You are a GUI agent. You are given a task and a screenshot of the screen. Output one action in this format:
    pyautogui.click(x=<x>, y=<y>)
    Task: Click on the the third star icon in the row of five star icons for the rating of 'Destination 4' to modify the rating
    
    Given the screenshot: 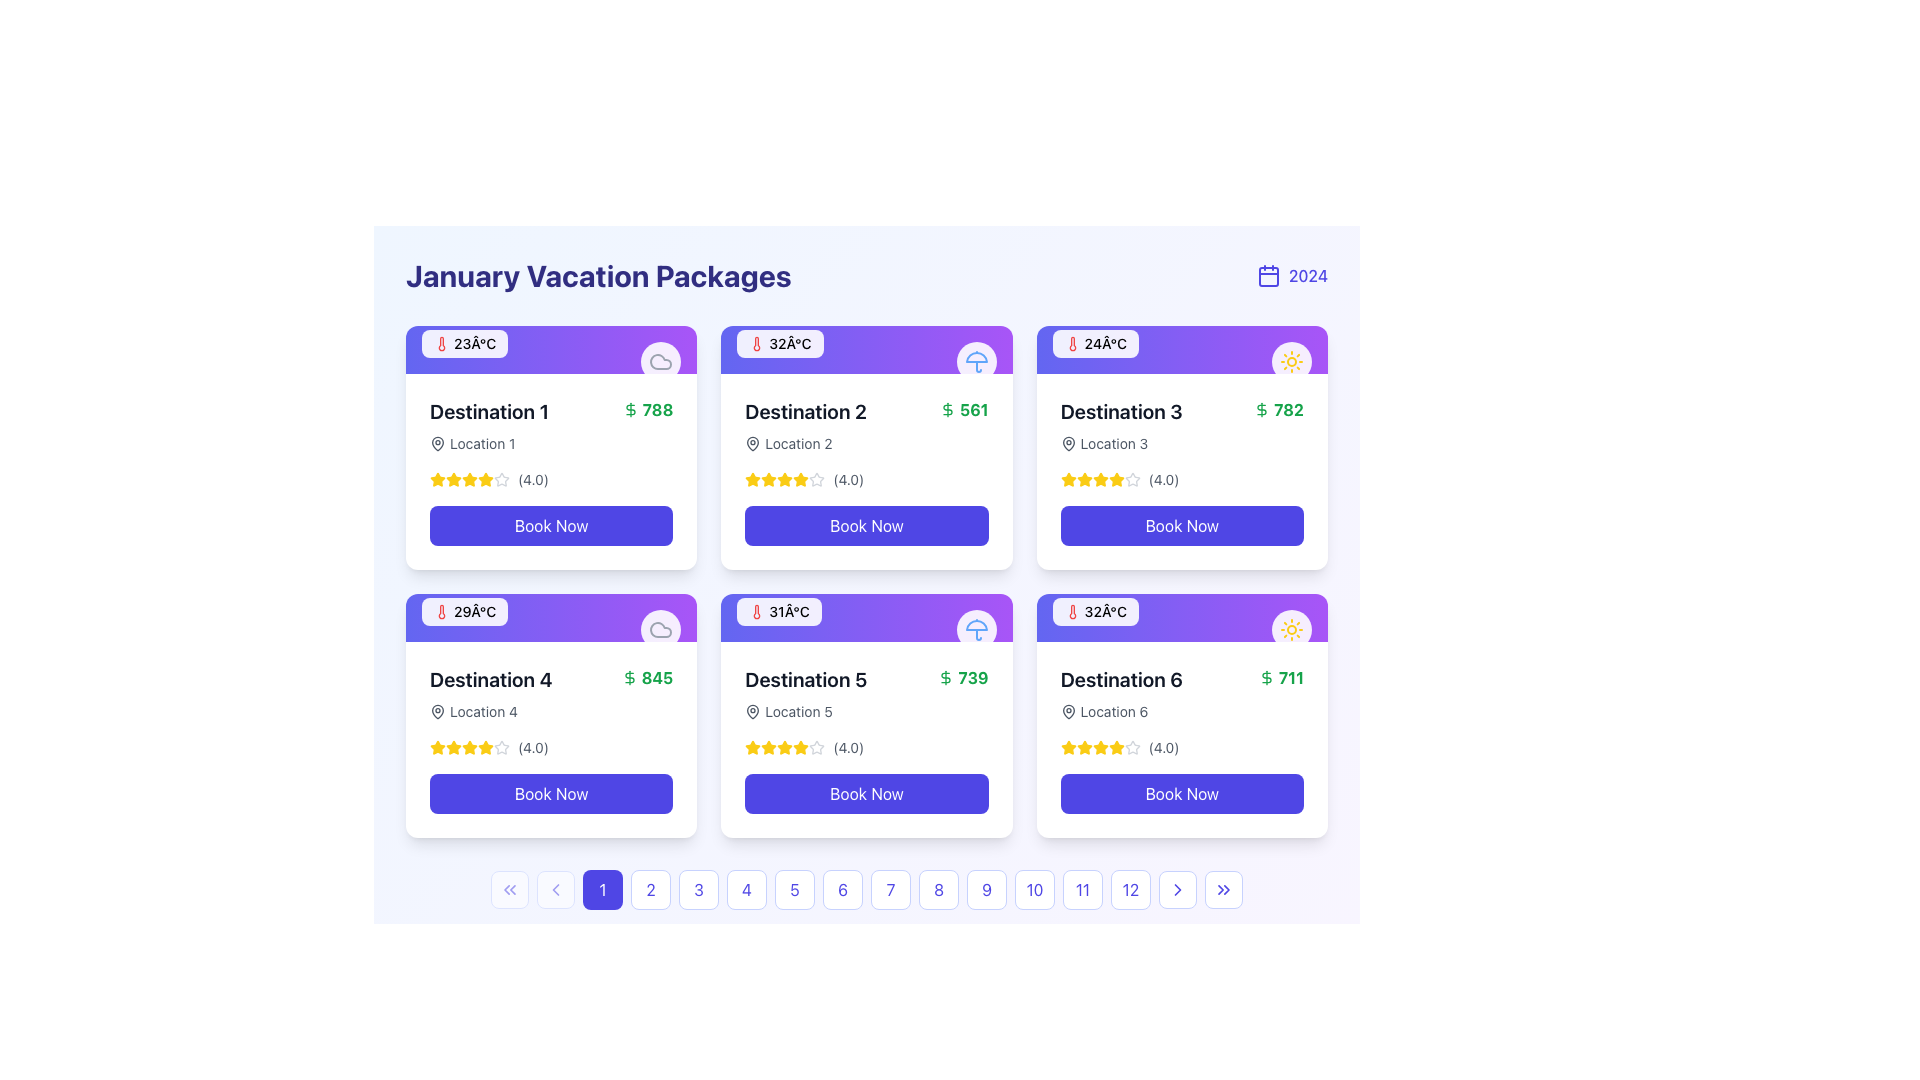 What is the action you would take?
    pyautogui.click(x=469, y=747)
    